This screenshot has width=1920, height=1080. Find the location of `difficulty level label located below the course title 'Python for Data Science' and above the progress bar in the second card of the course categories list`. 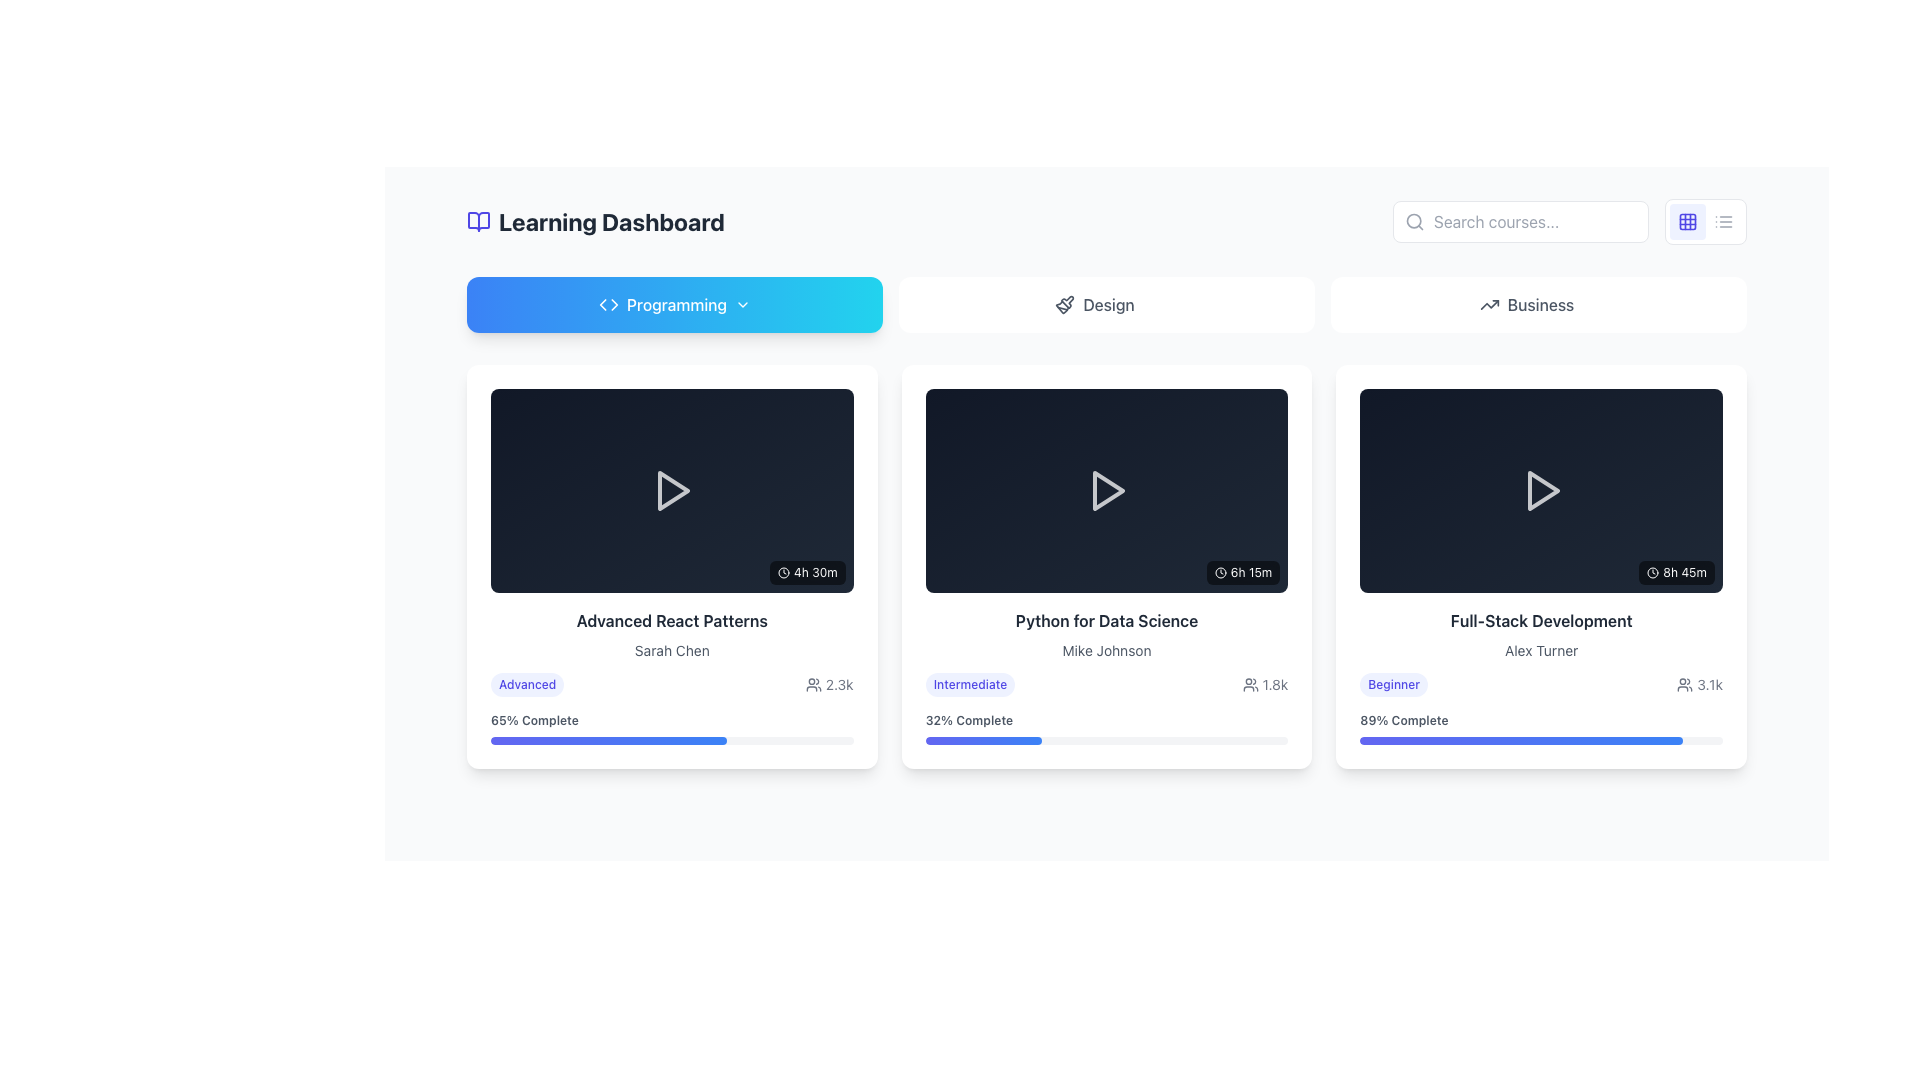

difficulty level label located below the course title 'Python for Data Science' and above the progress bar in the second card of the course categories list is located at coordinates (970, 684).